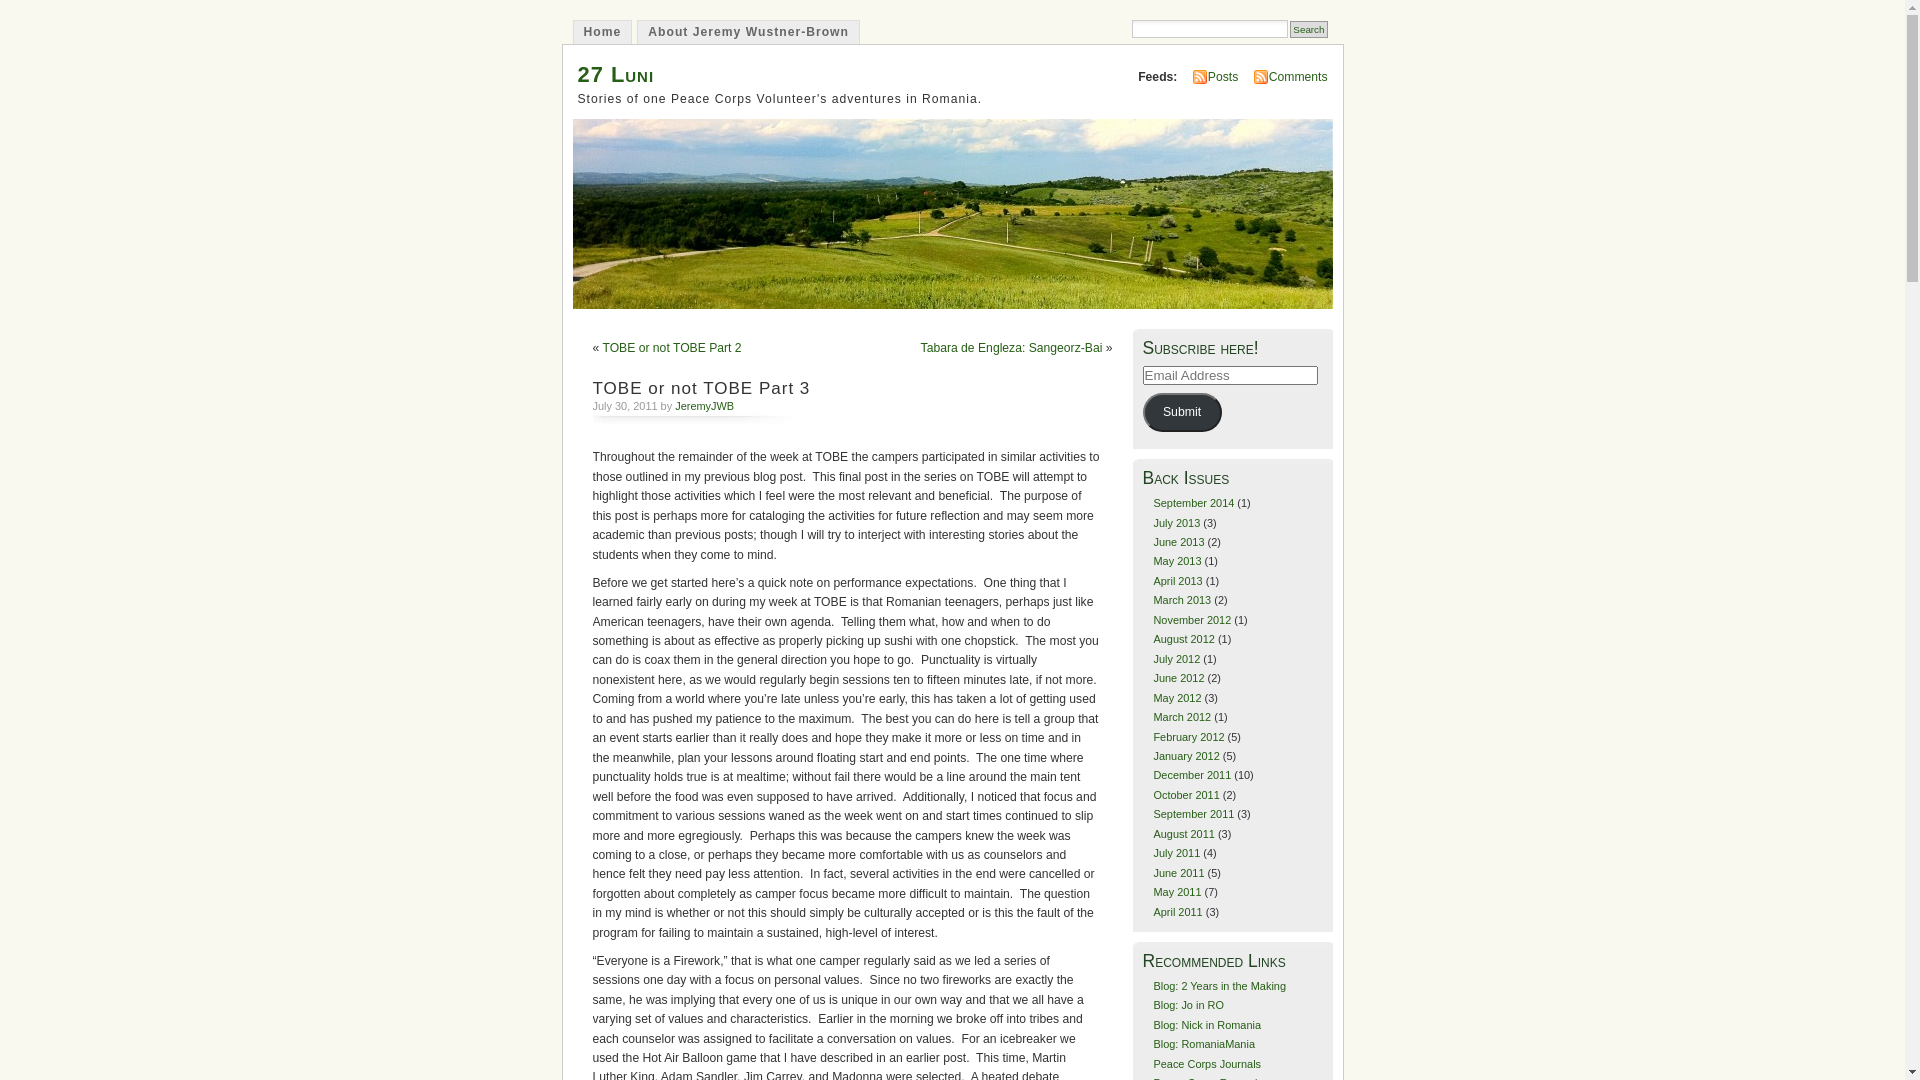 This screenshot has width=1920, height=1080. I want to click on 'About Jeremy Wustner-Brown', so click(747, 31).